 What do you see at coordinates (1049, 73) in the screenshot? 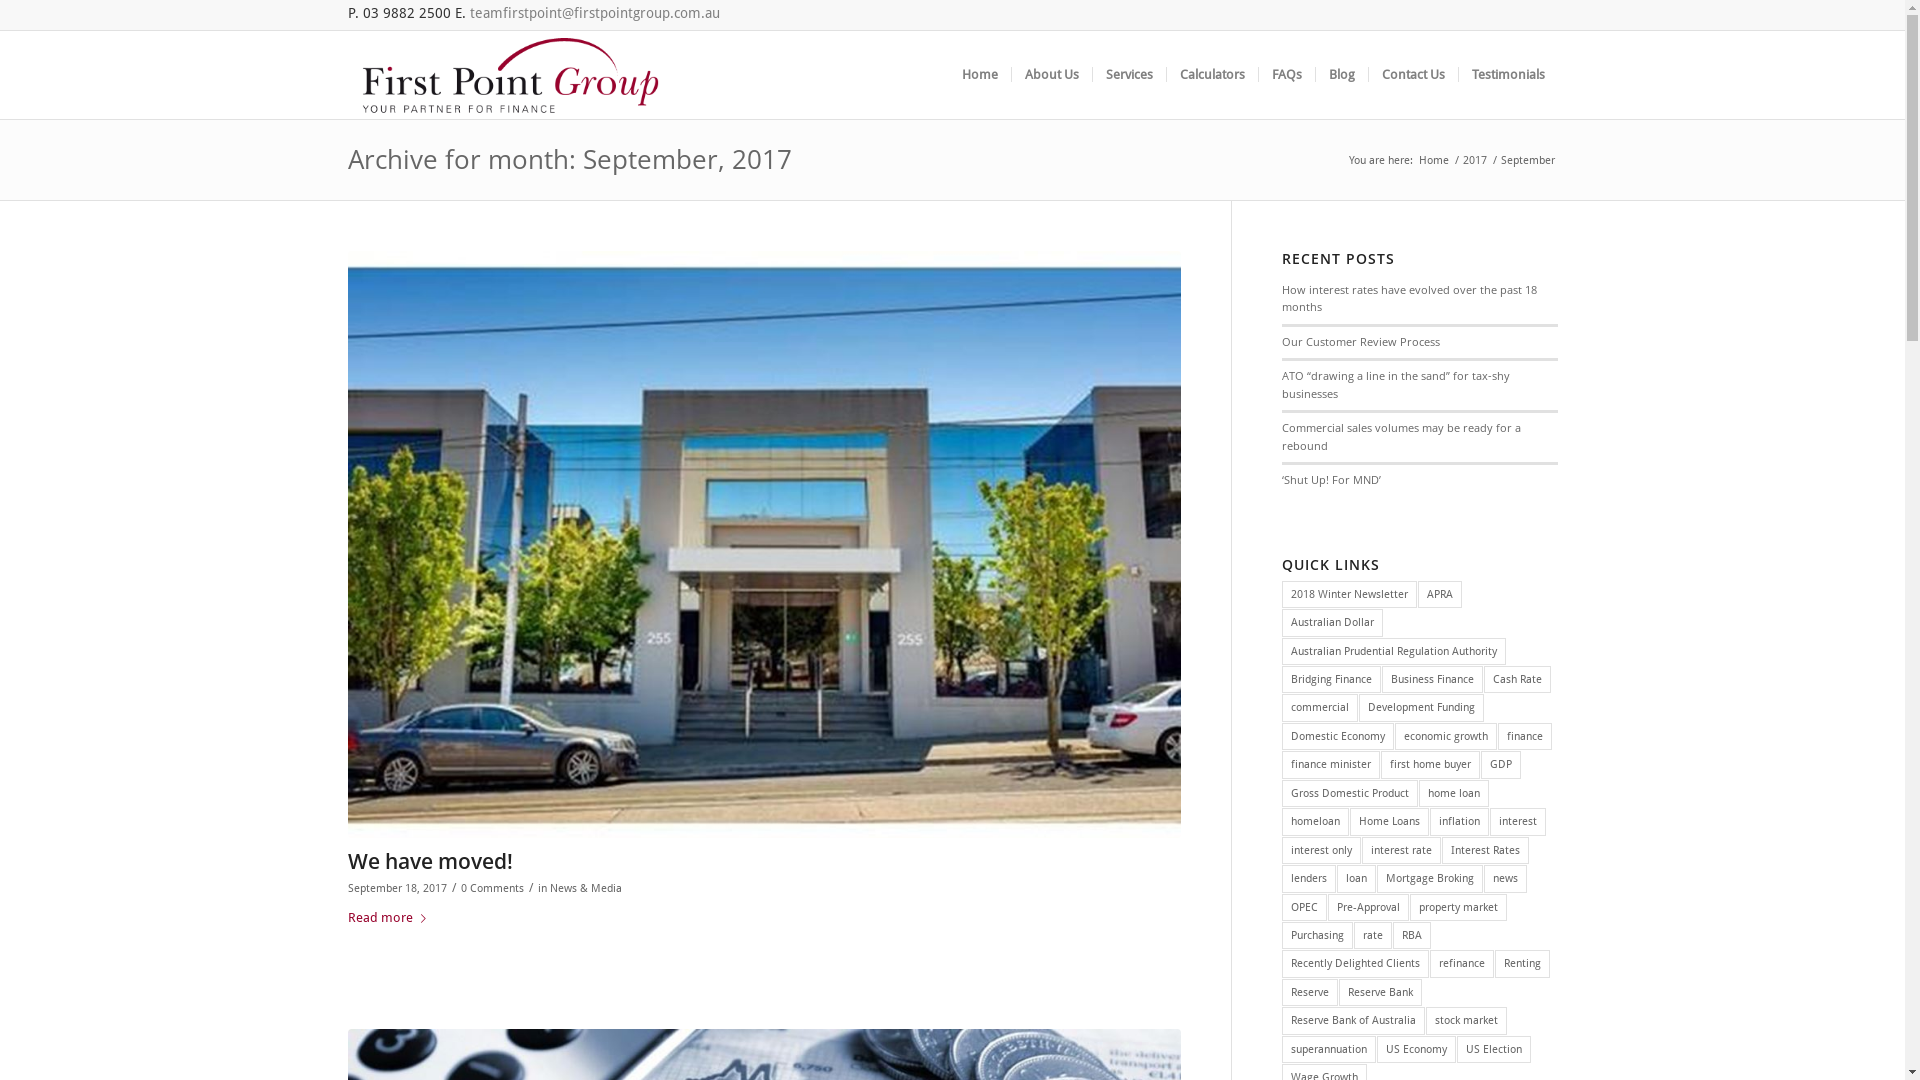
I see `'About Us'` at bounding box center [1049, 73].